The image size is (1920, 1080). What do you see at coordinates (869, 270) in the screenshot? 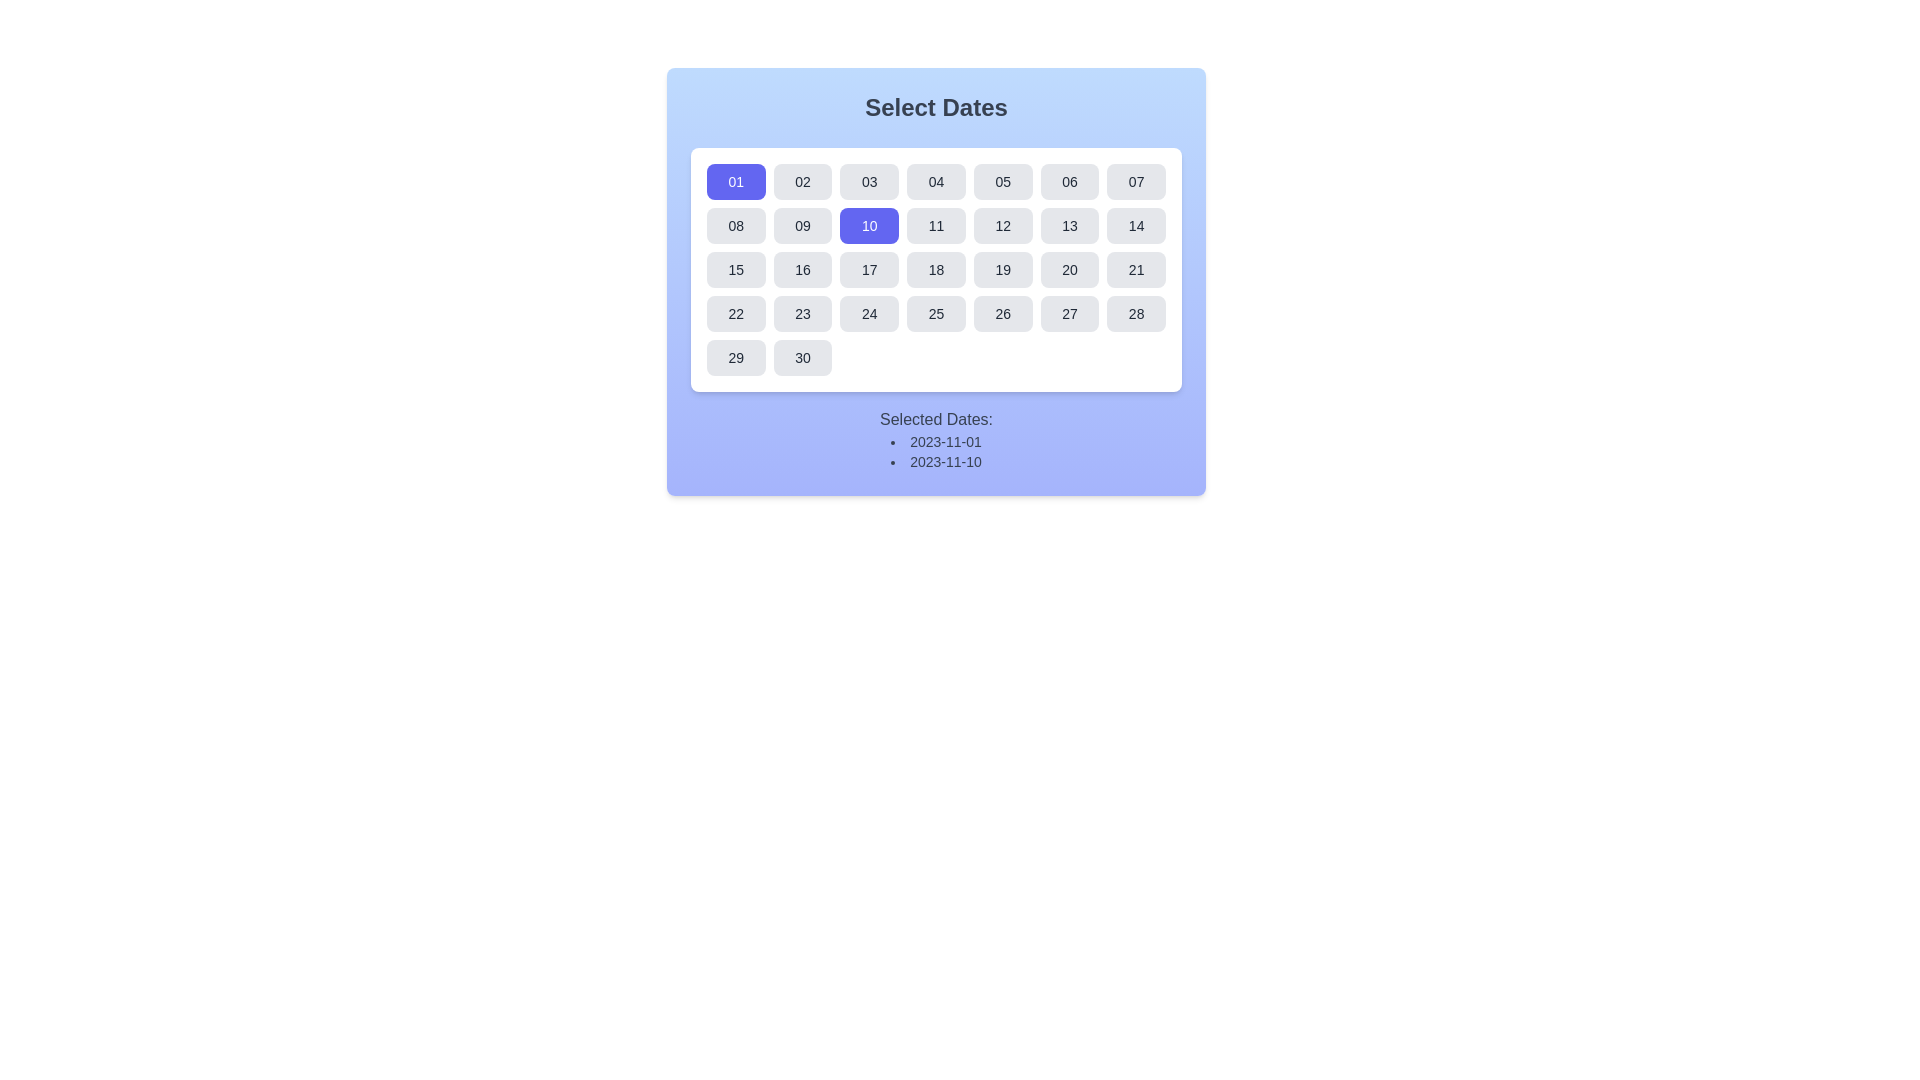
I see `the button displaying the text '17', which has a light gray background and dark gray text, located in the third row and third column of a grid-based layout` at bounding box center [869, 270].